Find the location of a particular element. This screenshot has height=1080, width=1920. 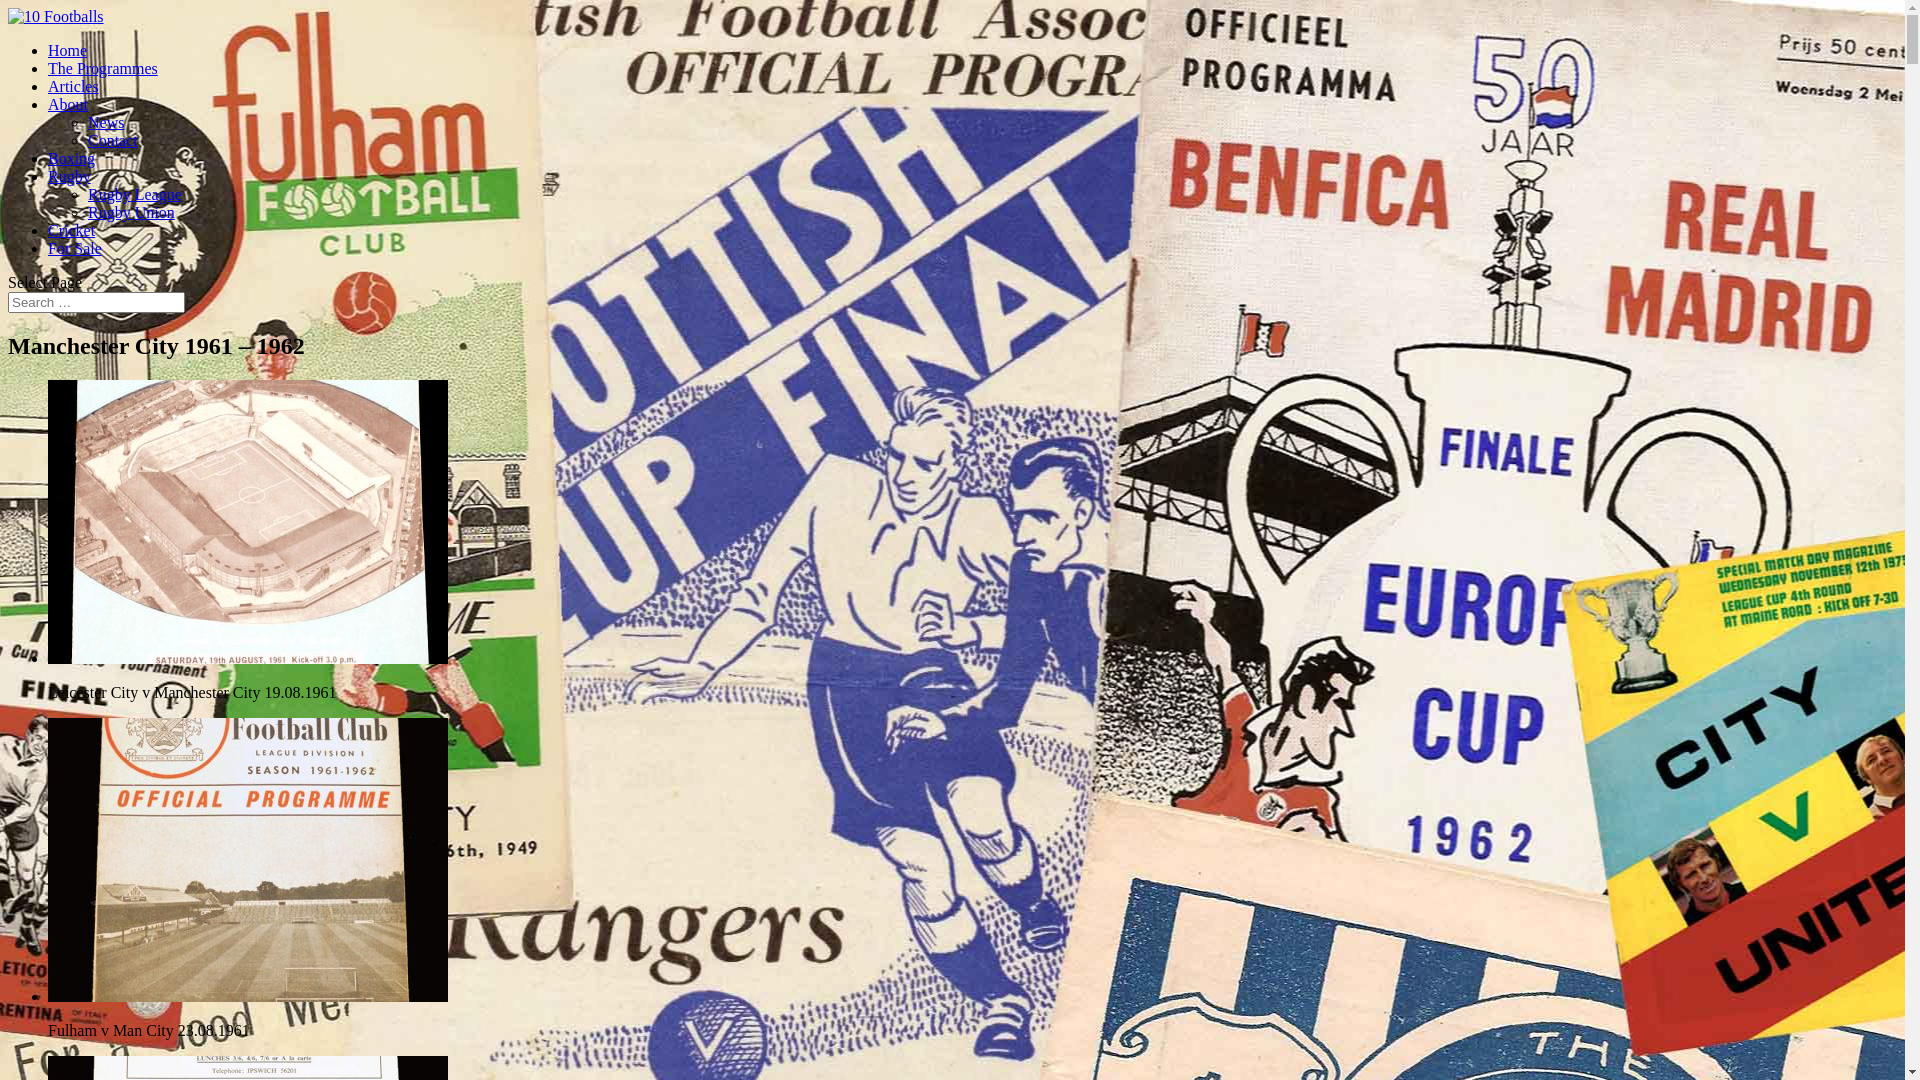

'Rugby Union' is located at coordinates (130, 212).